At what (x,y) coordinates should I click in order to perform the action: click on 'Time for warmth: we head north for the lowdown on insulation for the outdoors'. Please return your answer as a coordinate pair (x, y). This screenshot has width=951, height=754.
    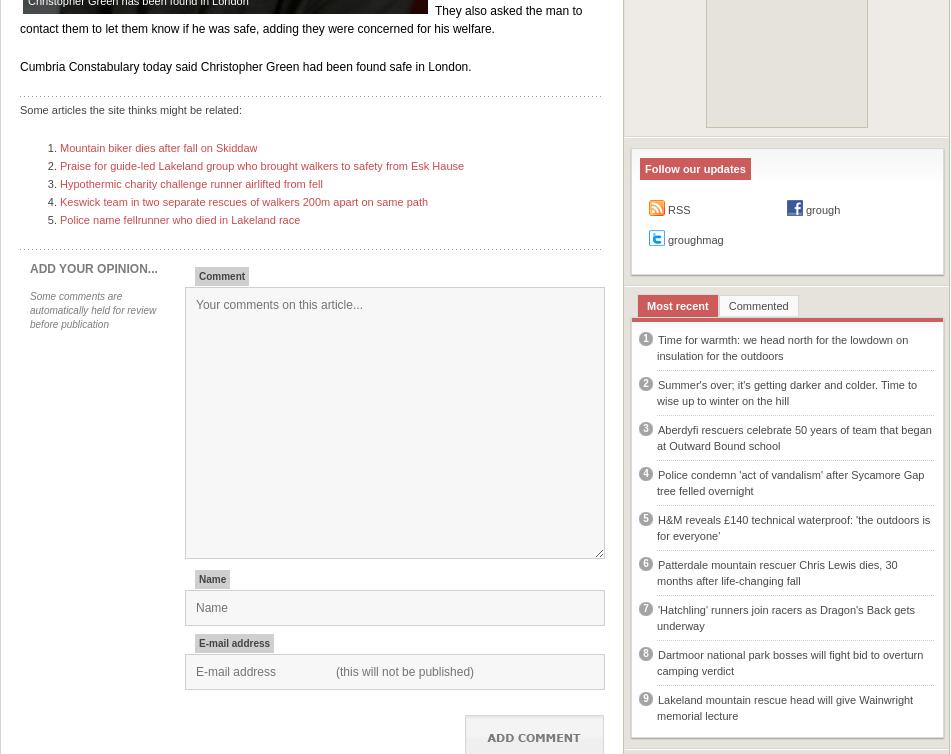
    Looking at the image, I should click on (781, 346).